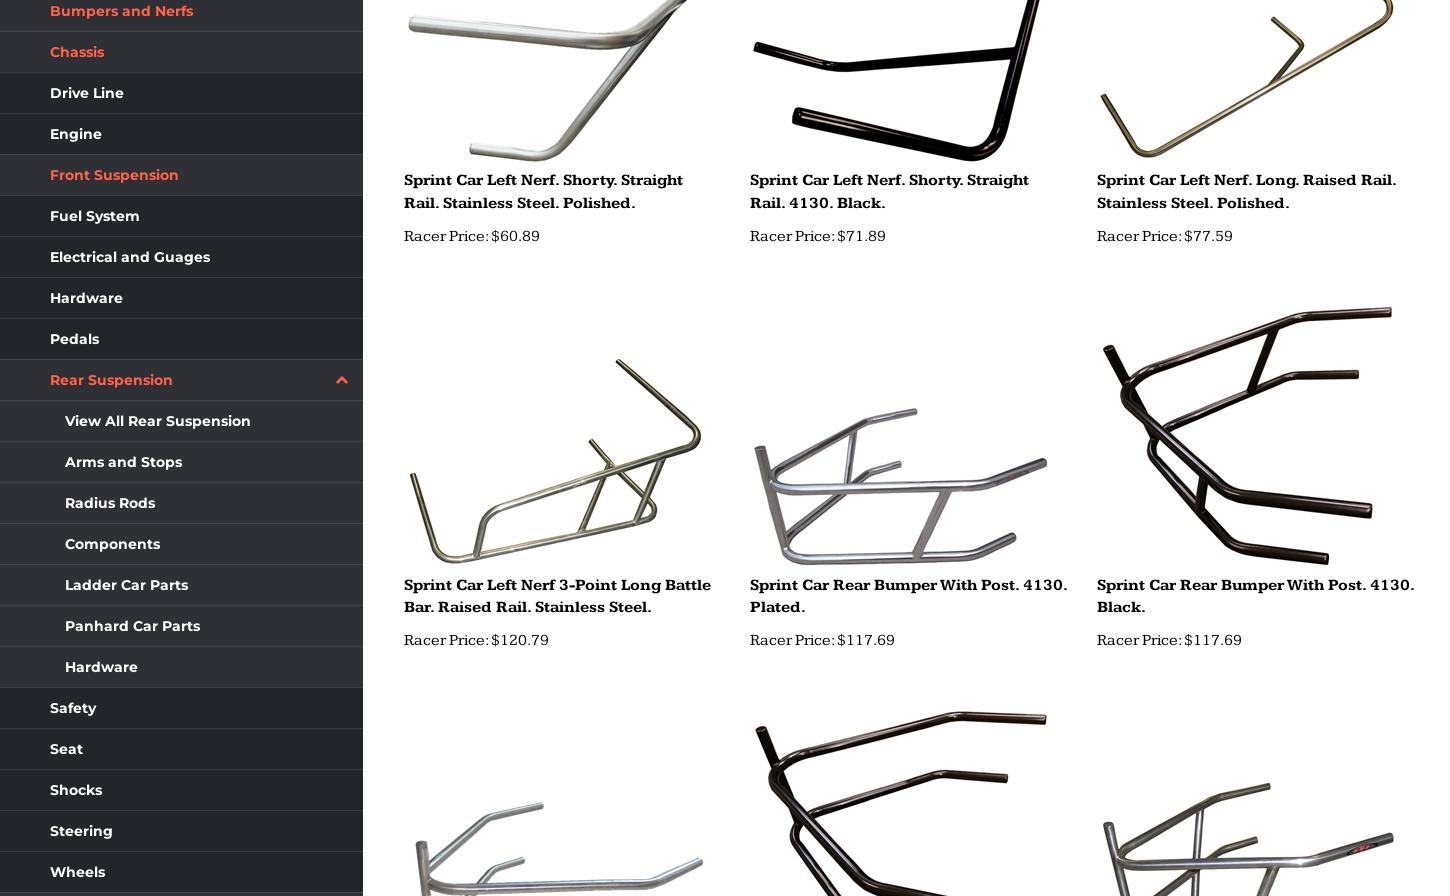  What do you see at coordinates (75, 134) in the screenshot?
I see `'Engine'` at bounding box center [75, 134].